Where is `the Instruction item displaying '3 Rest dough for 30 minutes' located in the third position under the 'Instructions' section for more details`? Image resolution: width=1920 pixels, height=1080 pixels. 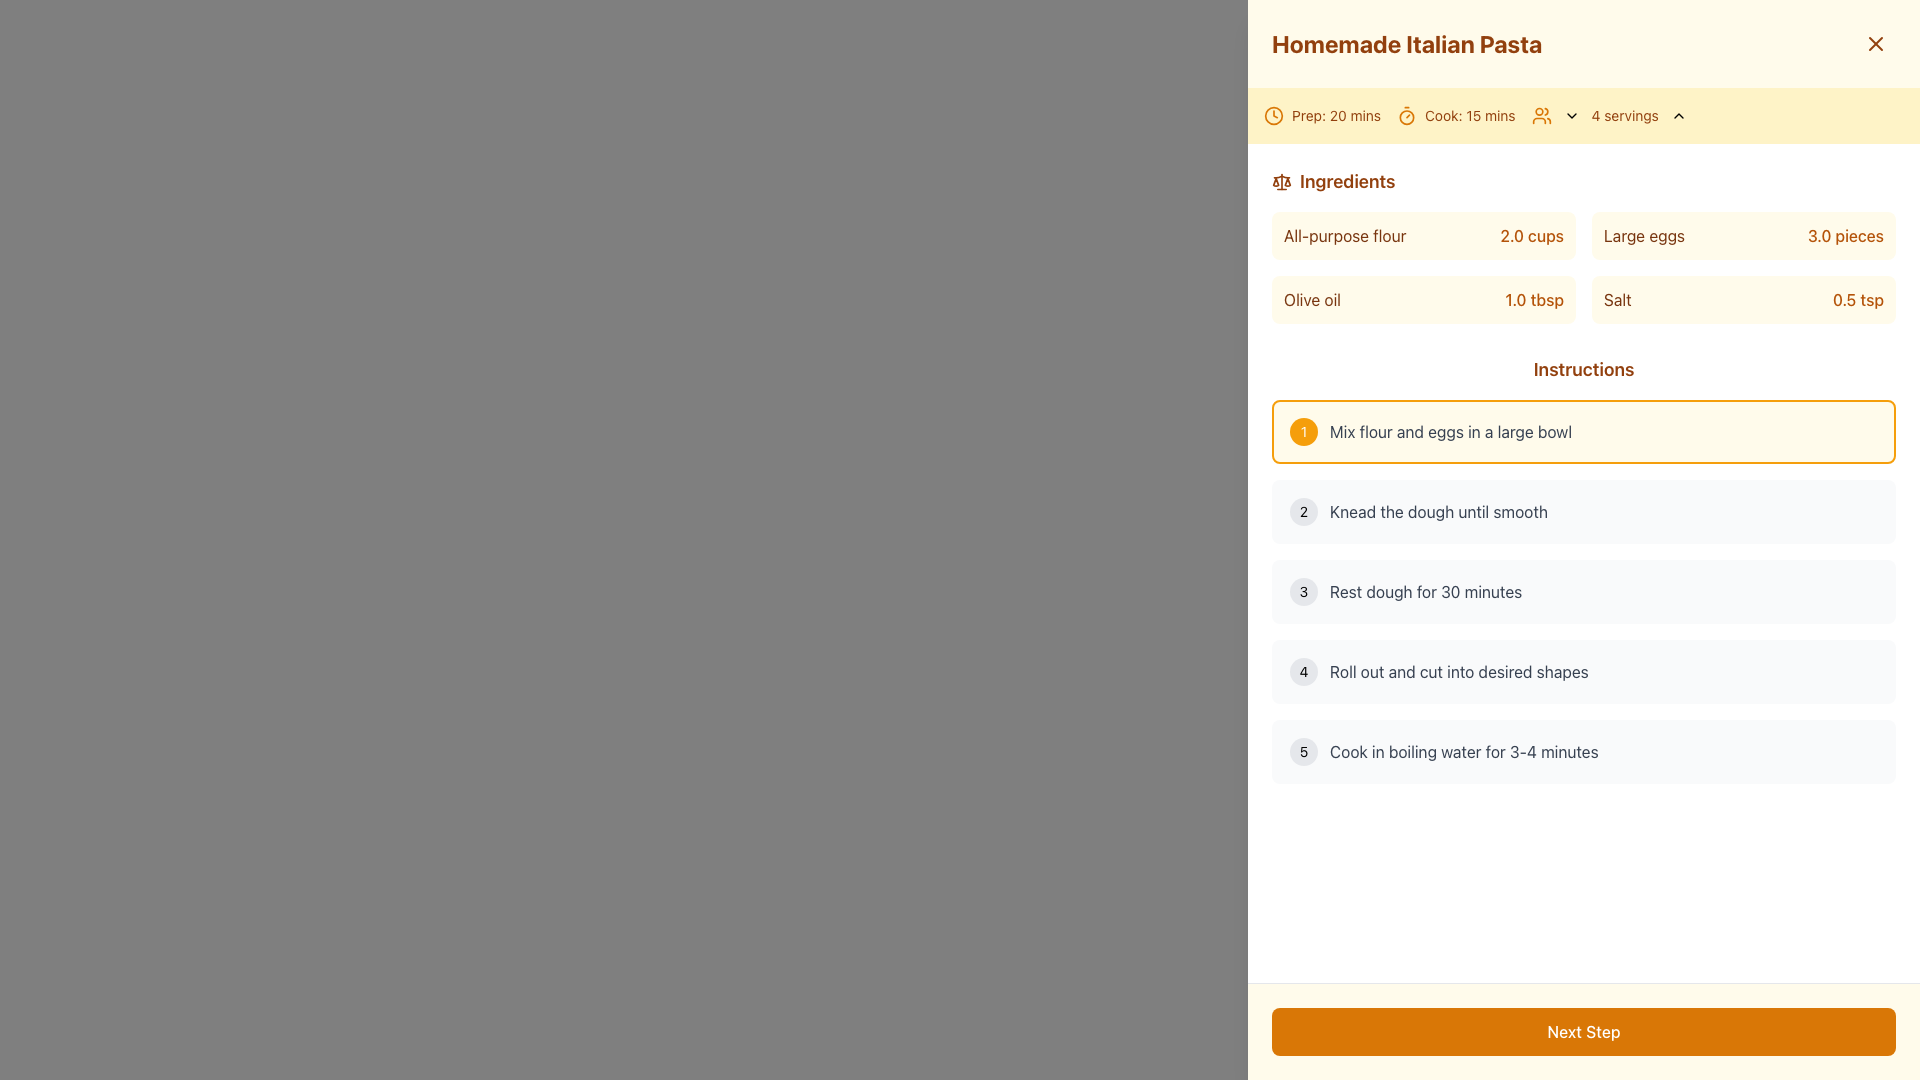
the Instruction item displaying '3 Rest dough for 30 minutes' located in the third position under the 'Instructions' section for more details is located at coordinates (1583, 590).